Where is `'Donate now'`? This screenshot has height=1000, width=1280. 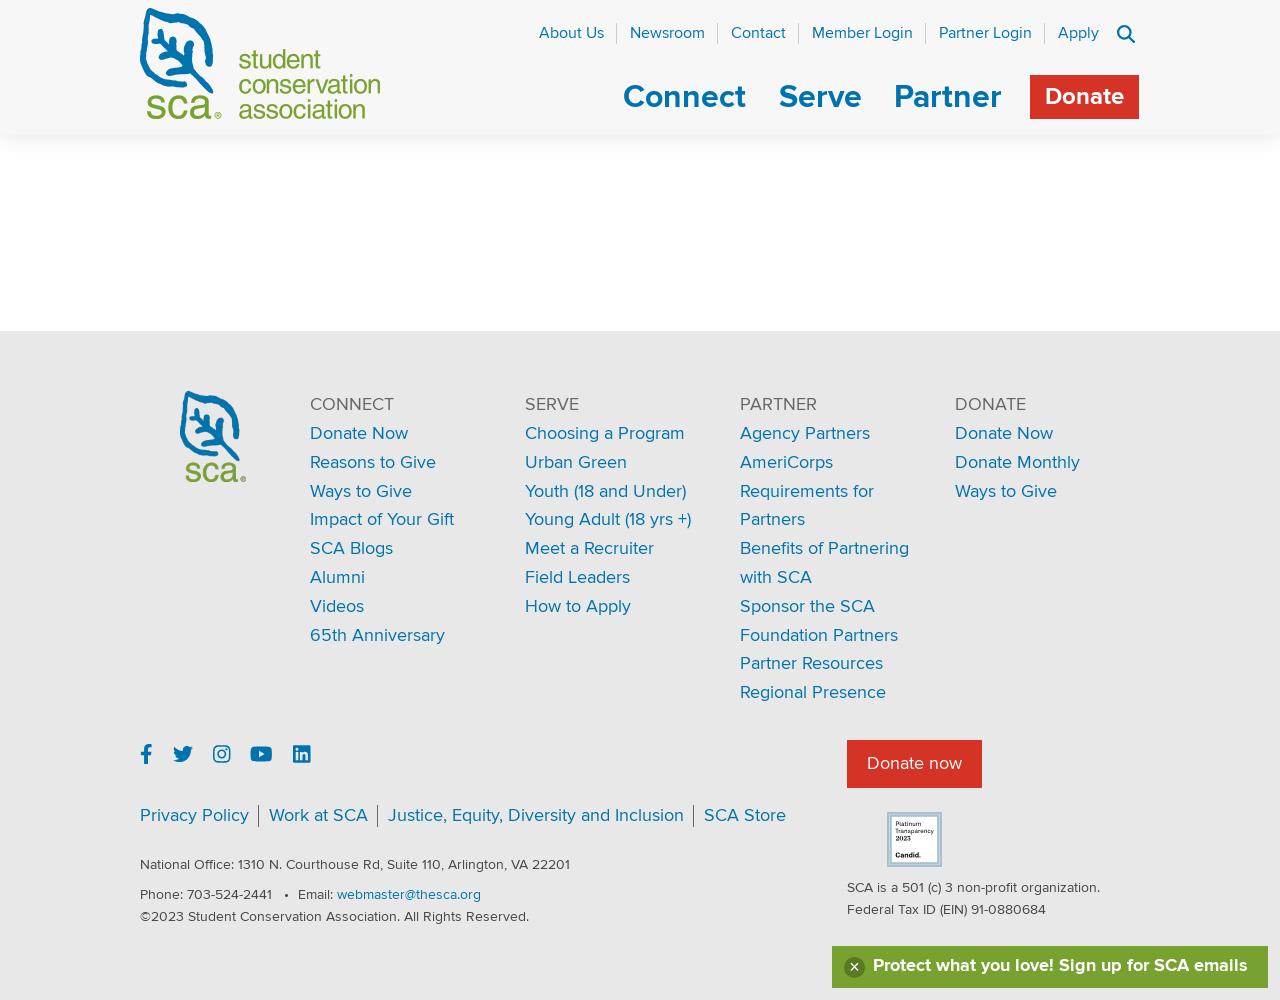
'Donate now' is located at coordinates (866, 762).